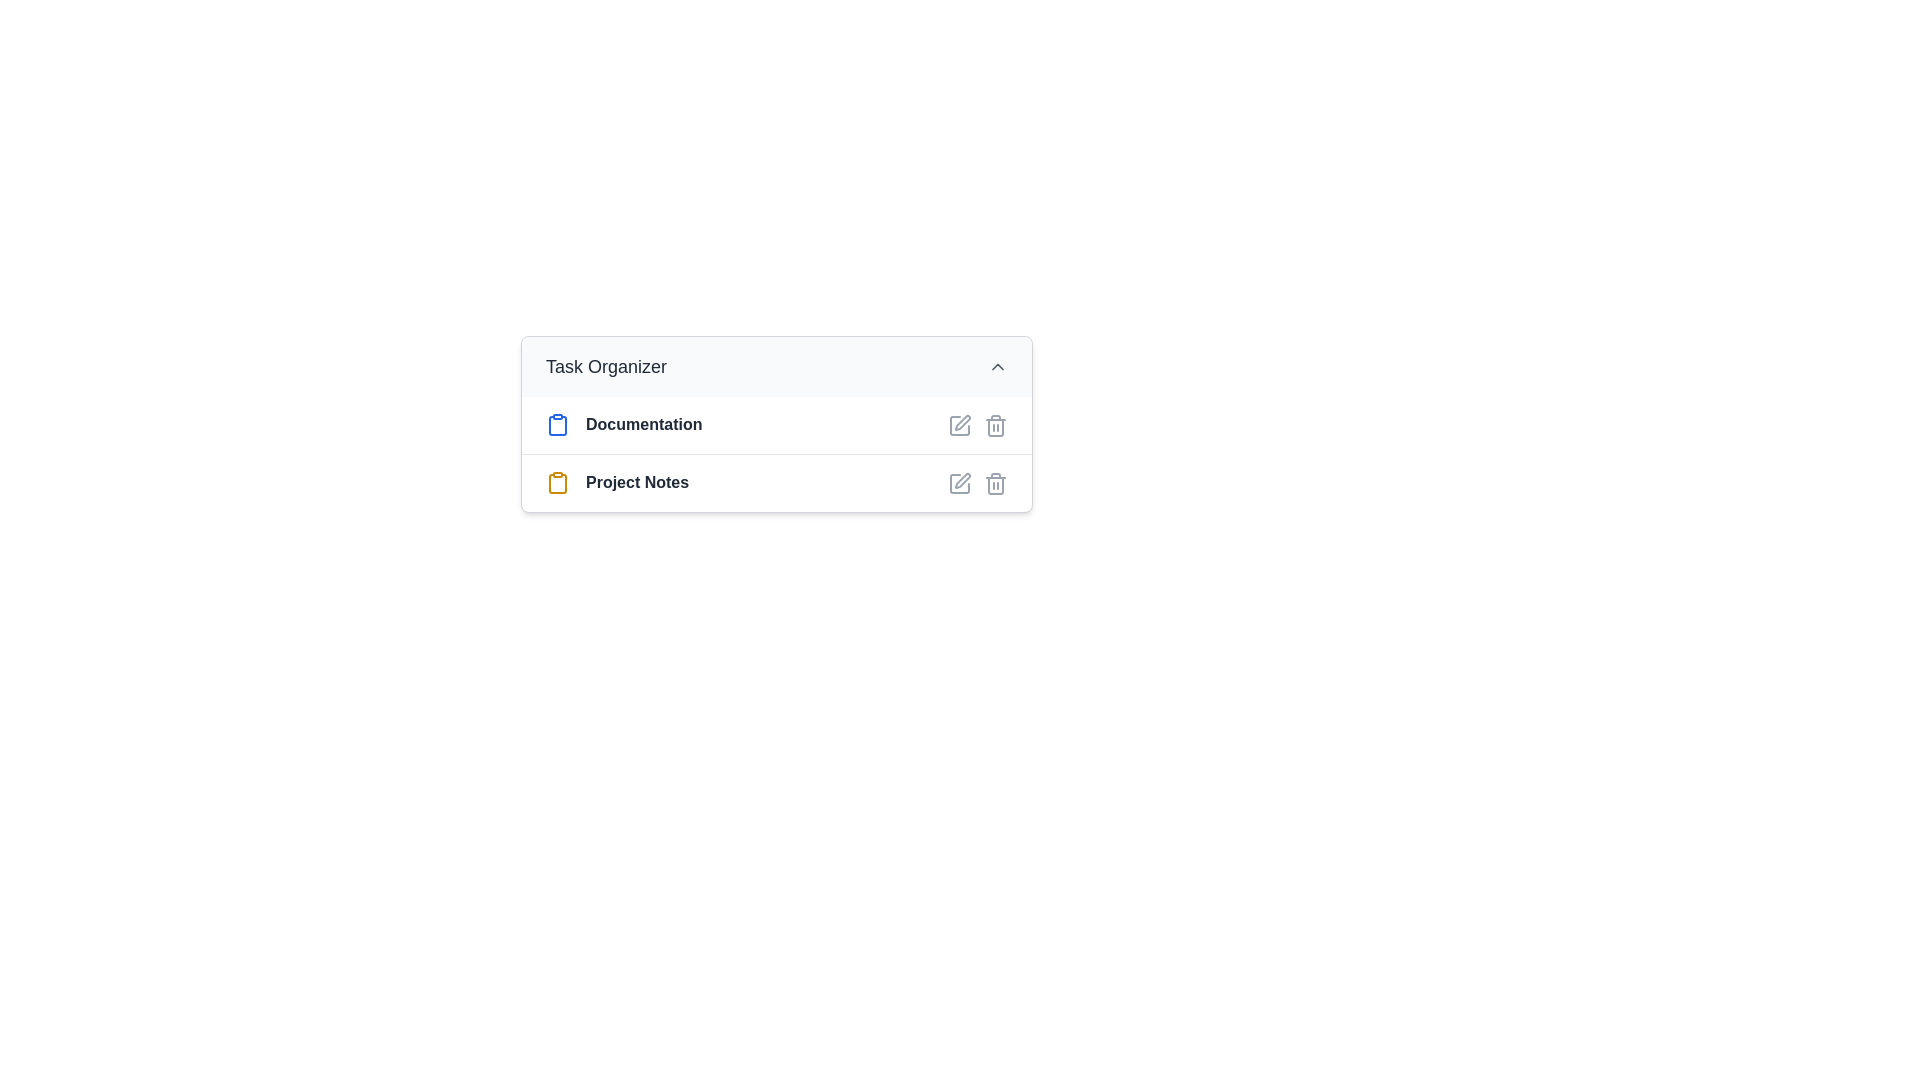 This screenshot has width=1920, height=1080. I want to click on the downward-facing chevron icon in the 'Task Organizer' header bar, so click(998, 366).